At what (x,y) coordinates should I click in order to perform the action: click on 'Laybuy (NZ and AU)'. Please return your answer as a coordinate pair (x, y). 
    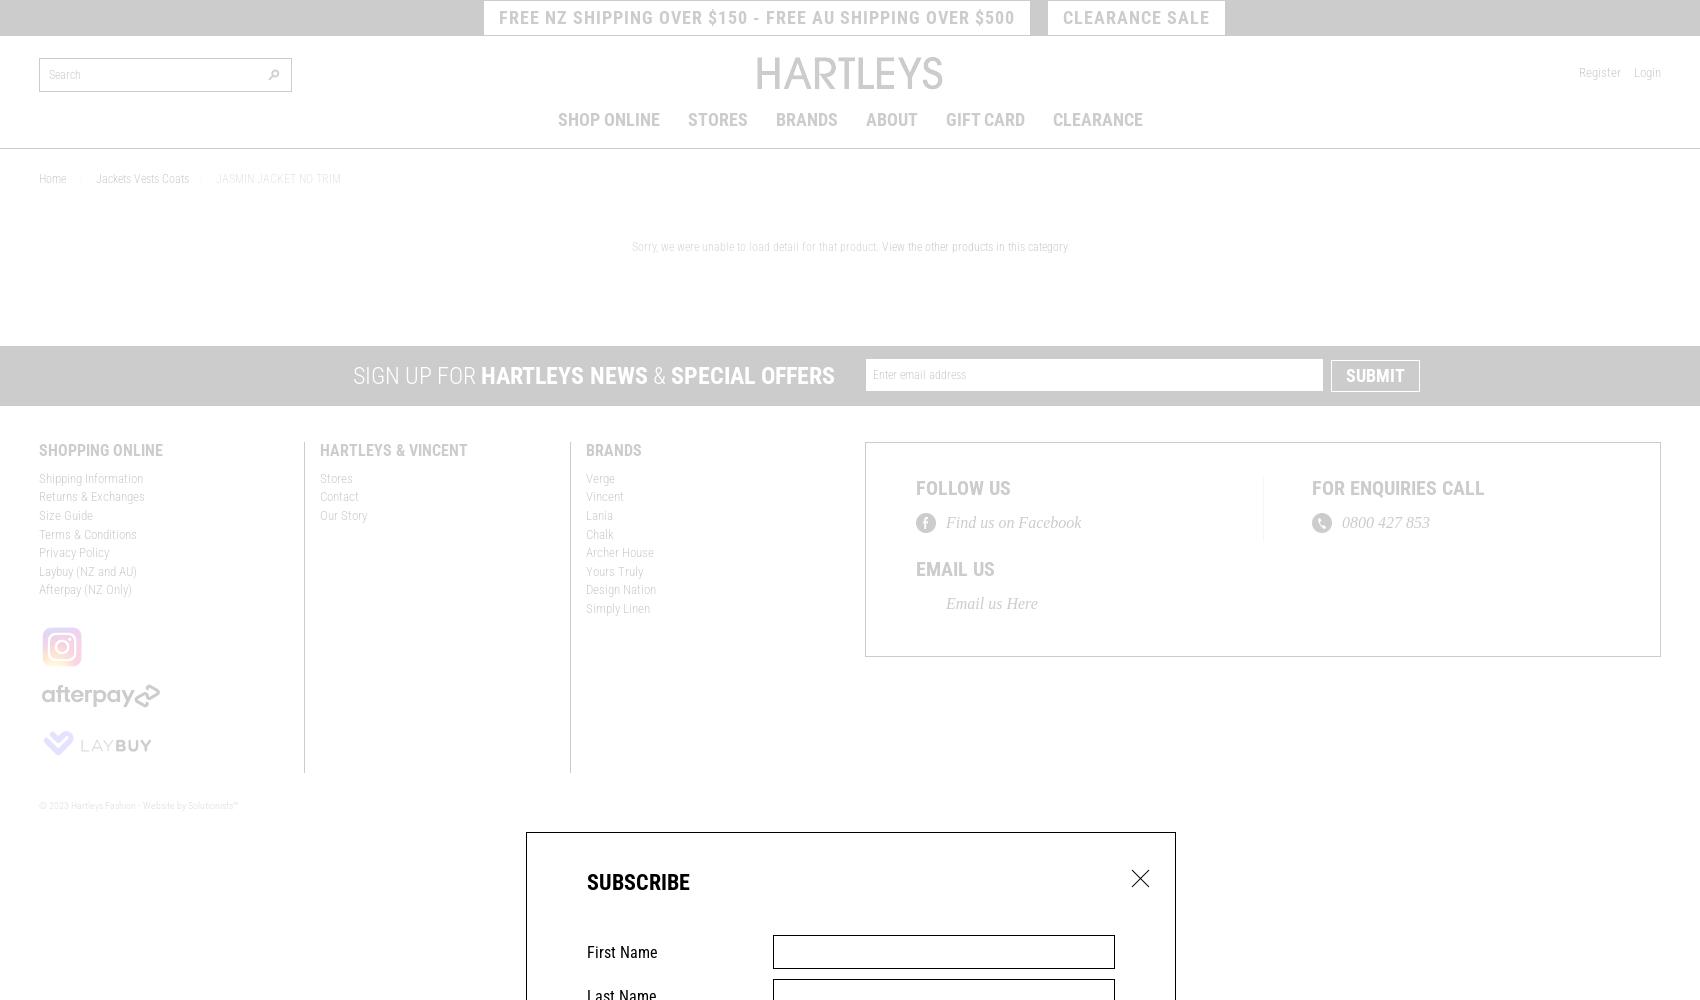
    Looking at the image, I should click on (88, 569).